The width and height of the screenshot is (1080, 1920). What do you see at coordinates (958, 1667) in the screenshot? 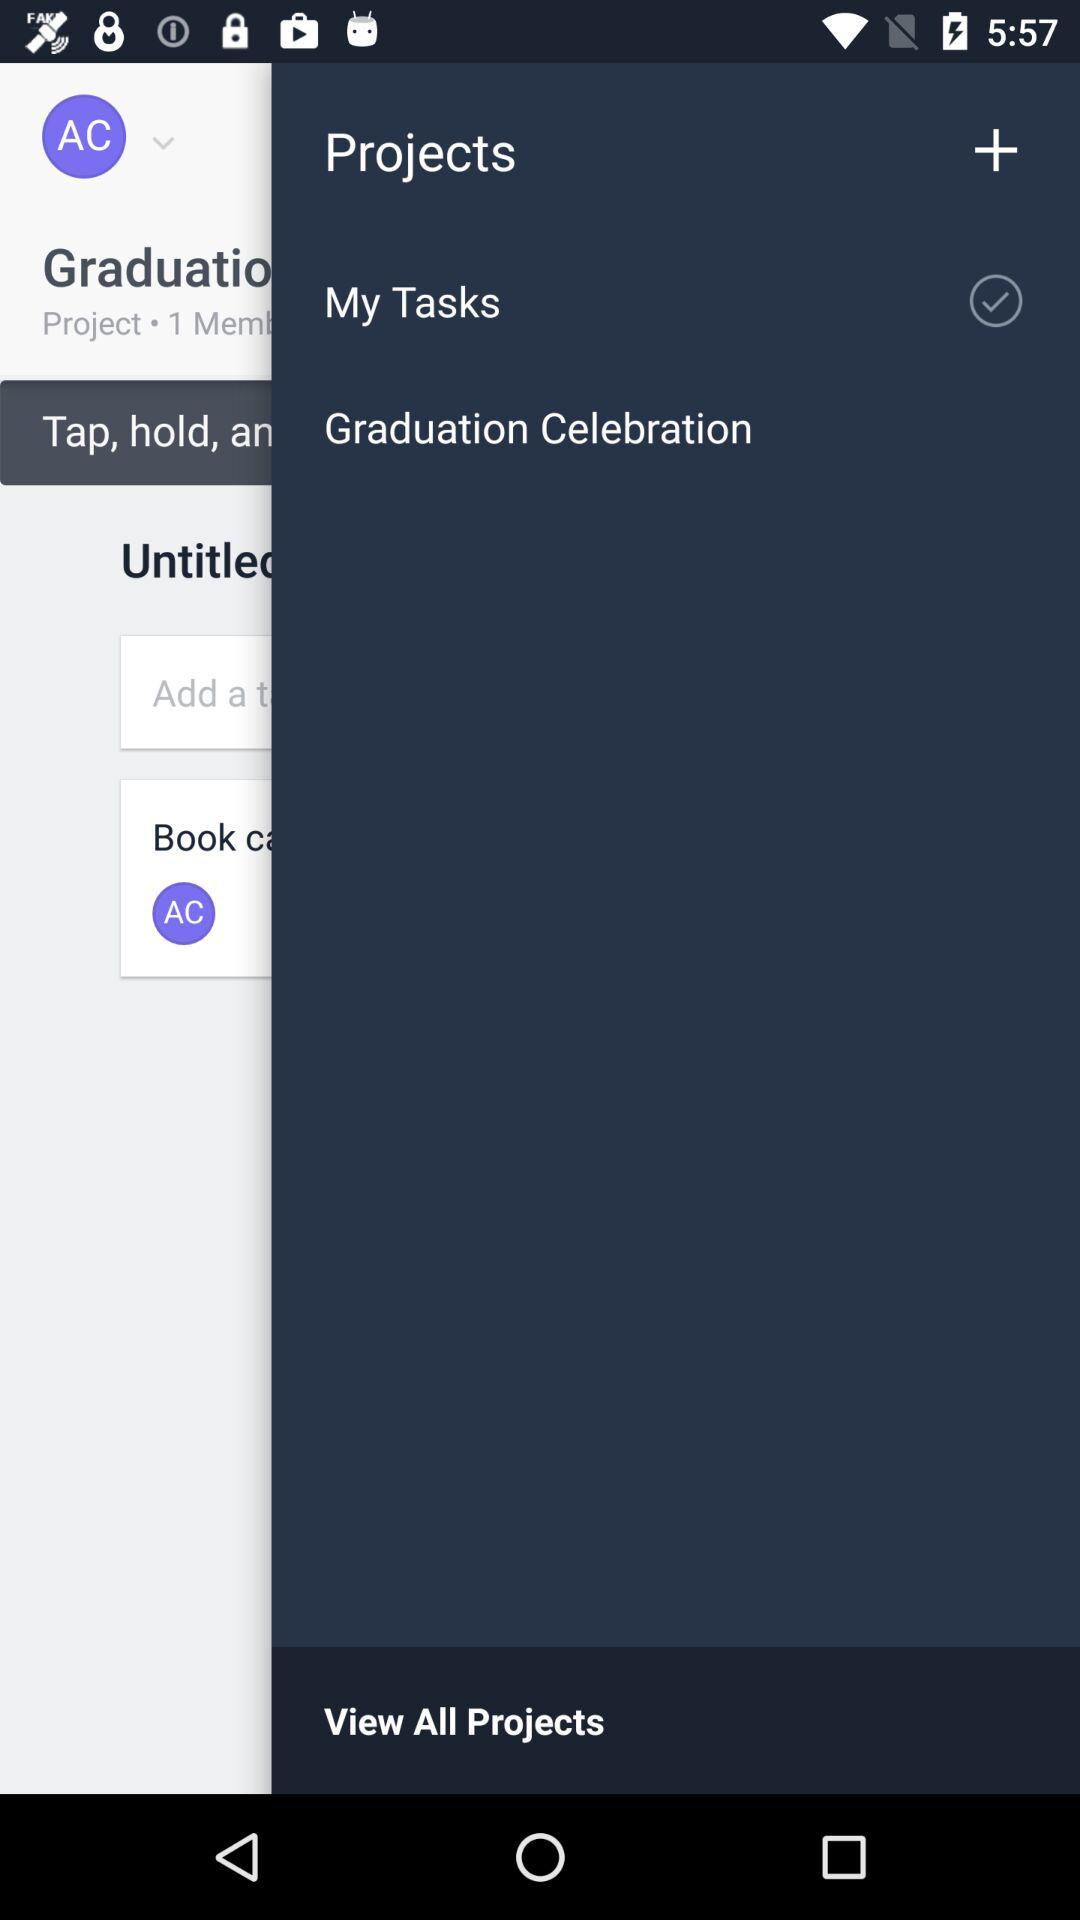
I see `the minus icon` at bounding box center [958, 1667].